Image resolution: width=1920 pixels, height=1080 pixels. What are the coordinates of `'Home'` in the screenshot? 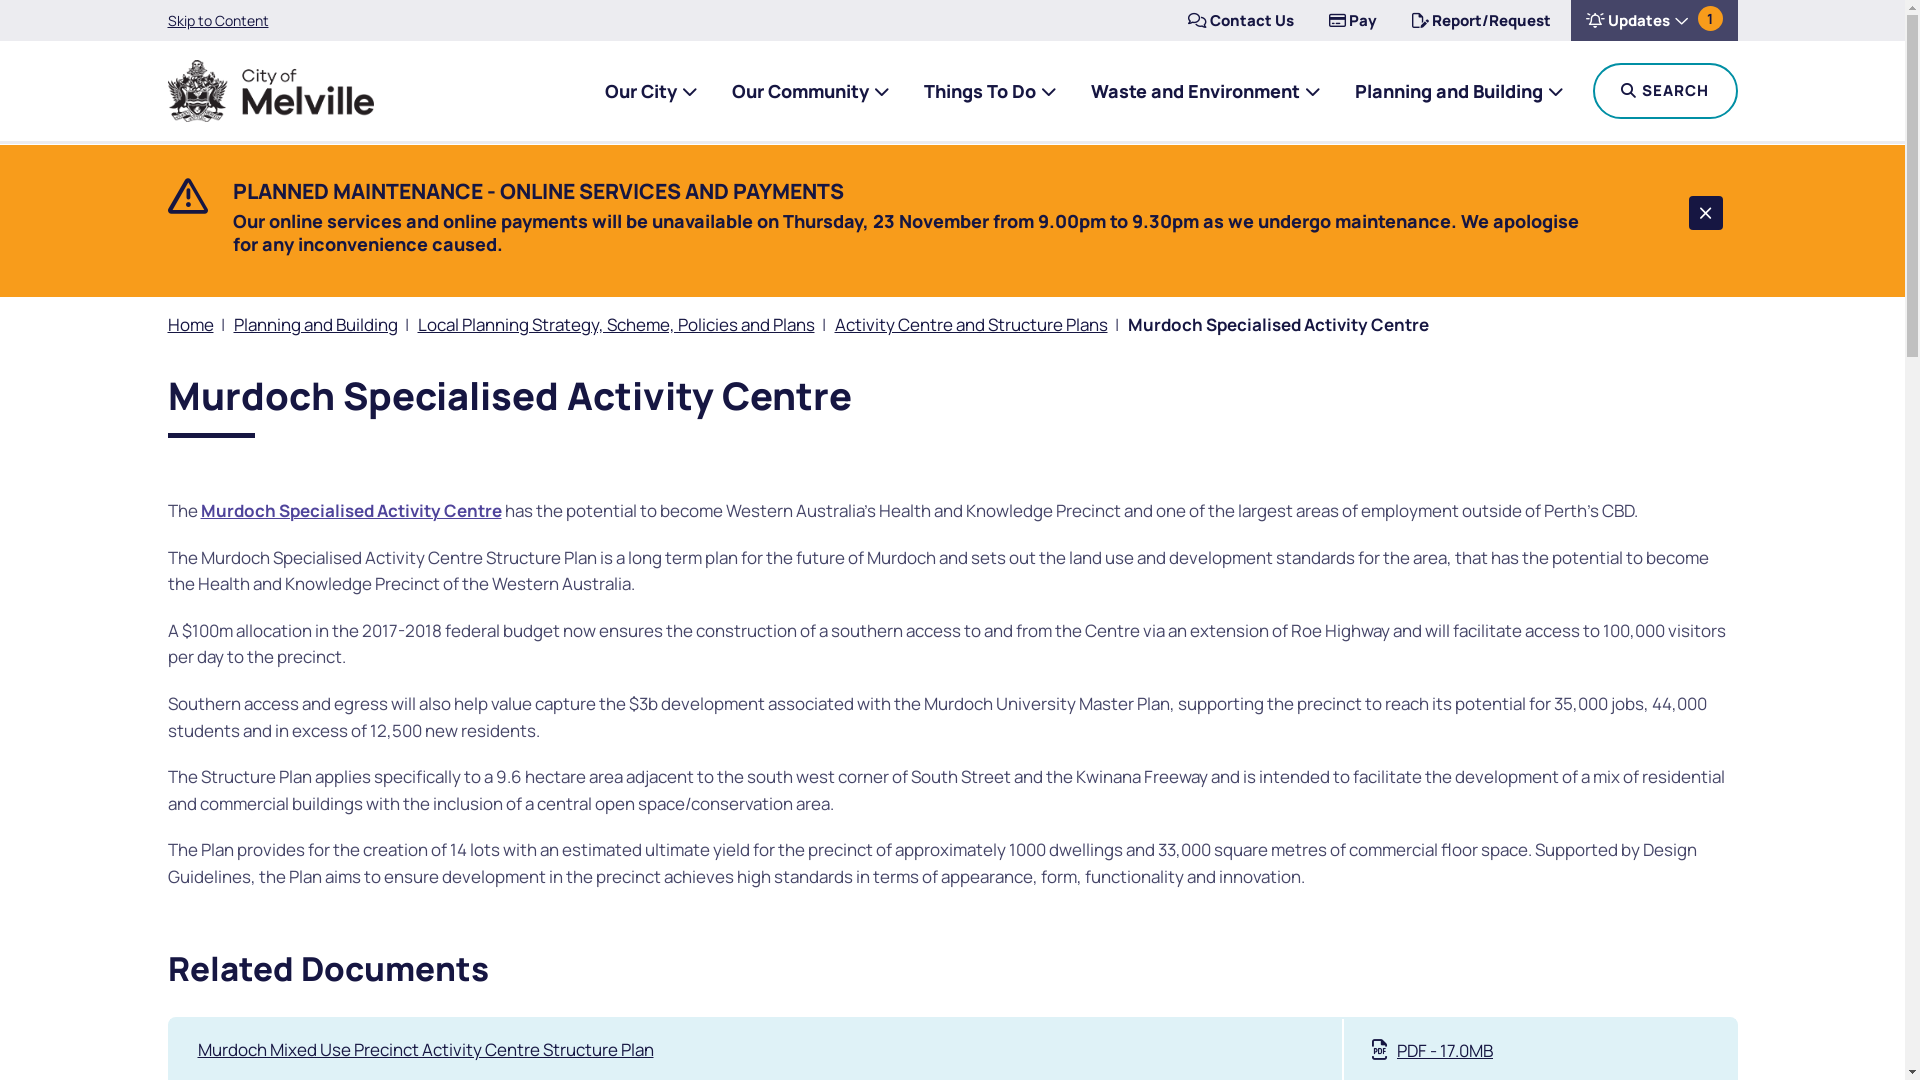 It's located at (191, 324).